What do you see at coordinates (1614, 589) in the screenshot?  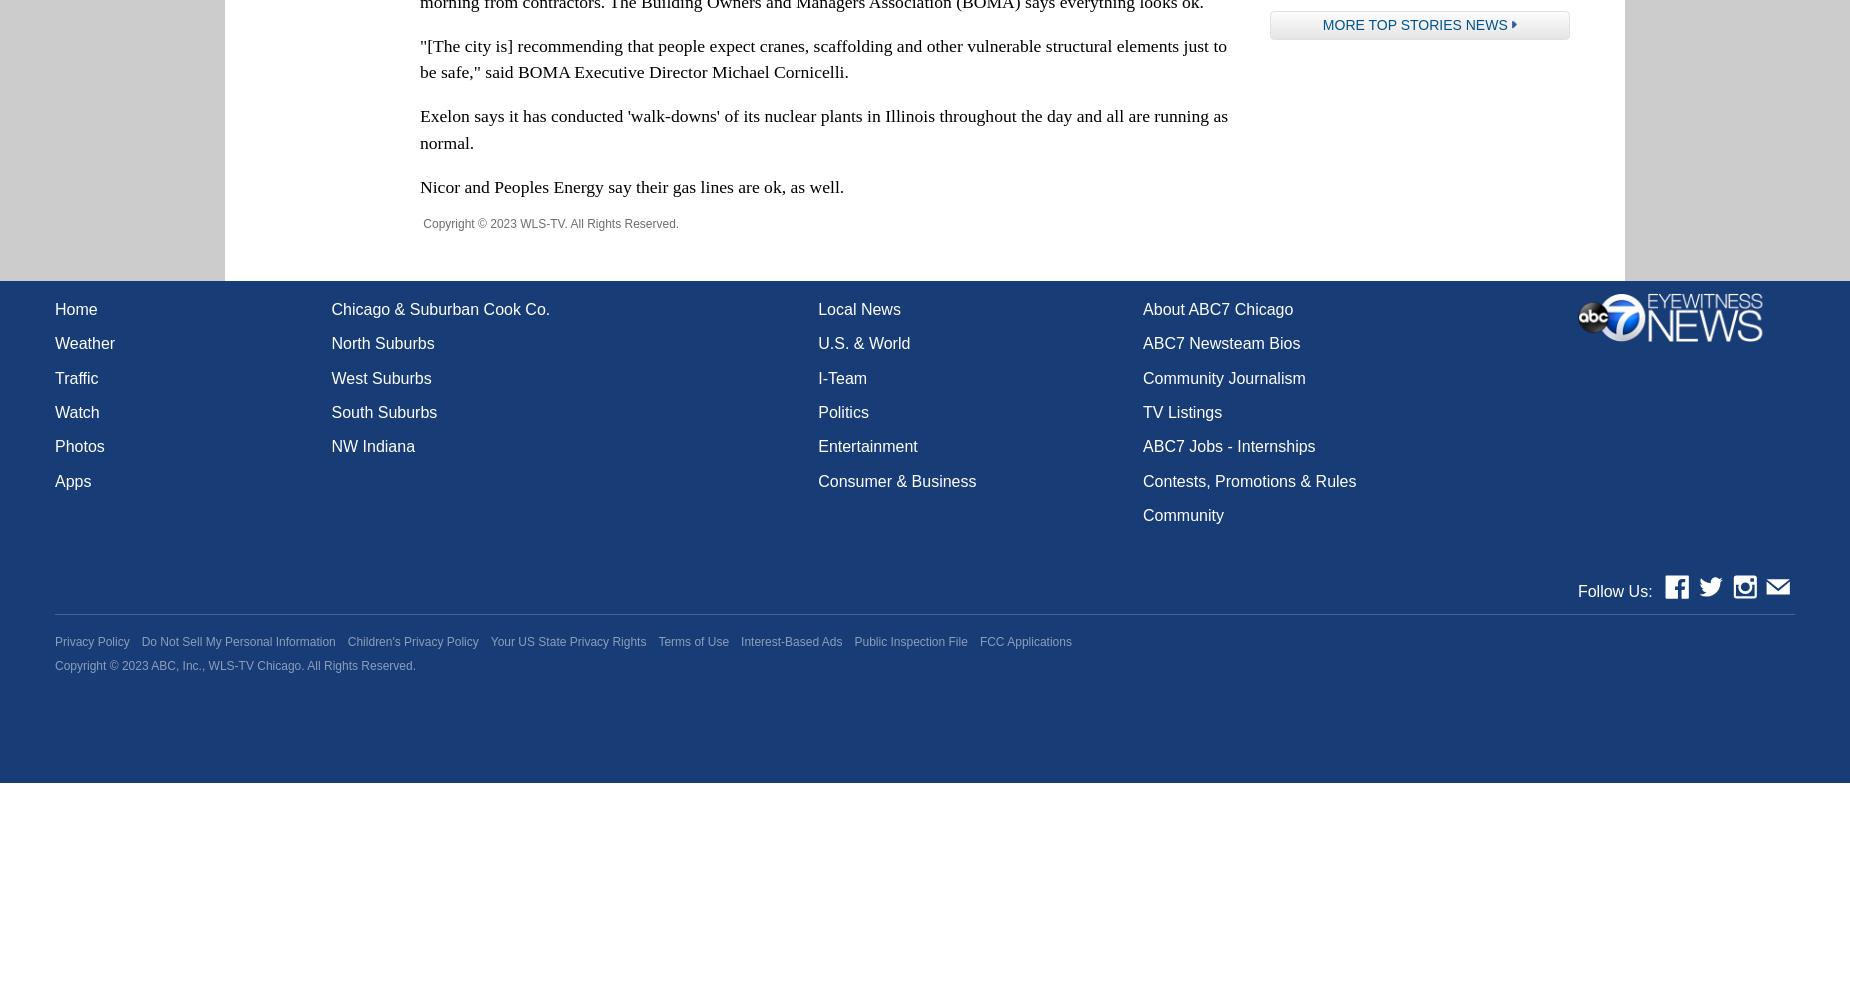 I see `'Follow Us:'` at bounding box center [1614, 589].